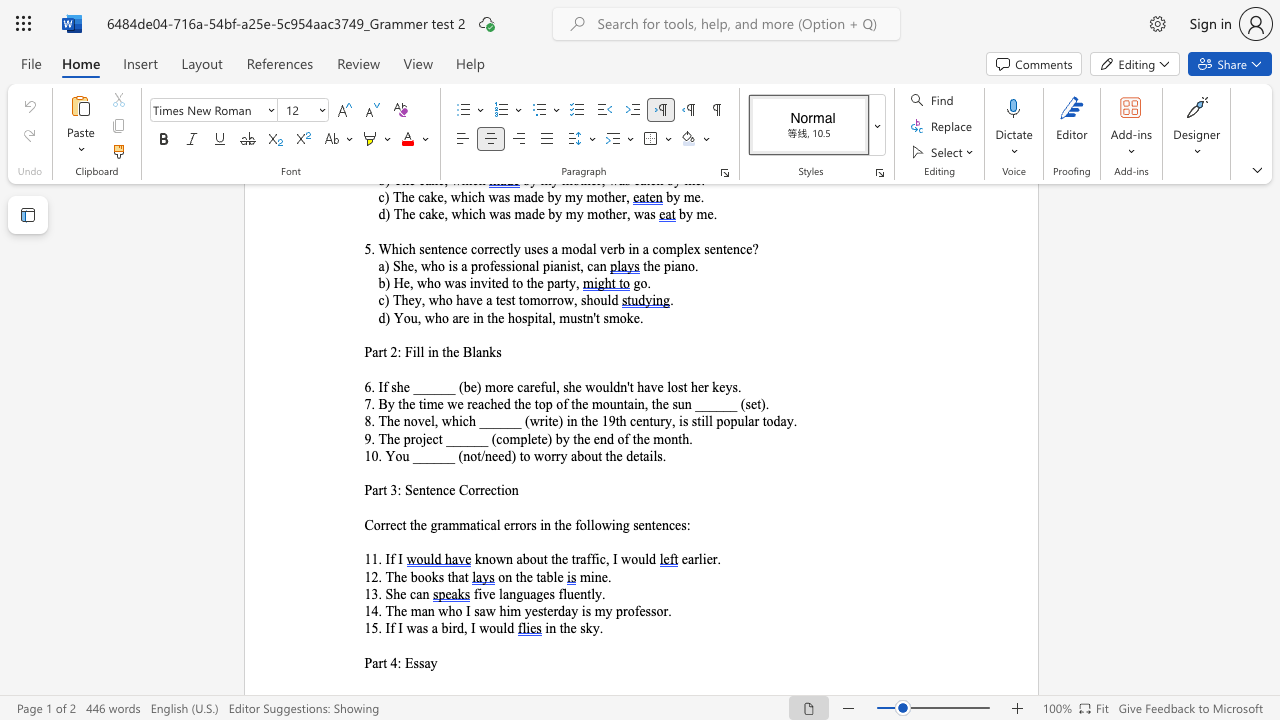 This screenshot has width=1280, height=720. Describe the element at coordinates (393, 593) in the screenshot. I see `the subset text "he ca" within the text "13. She can"` at that location.